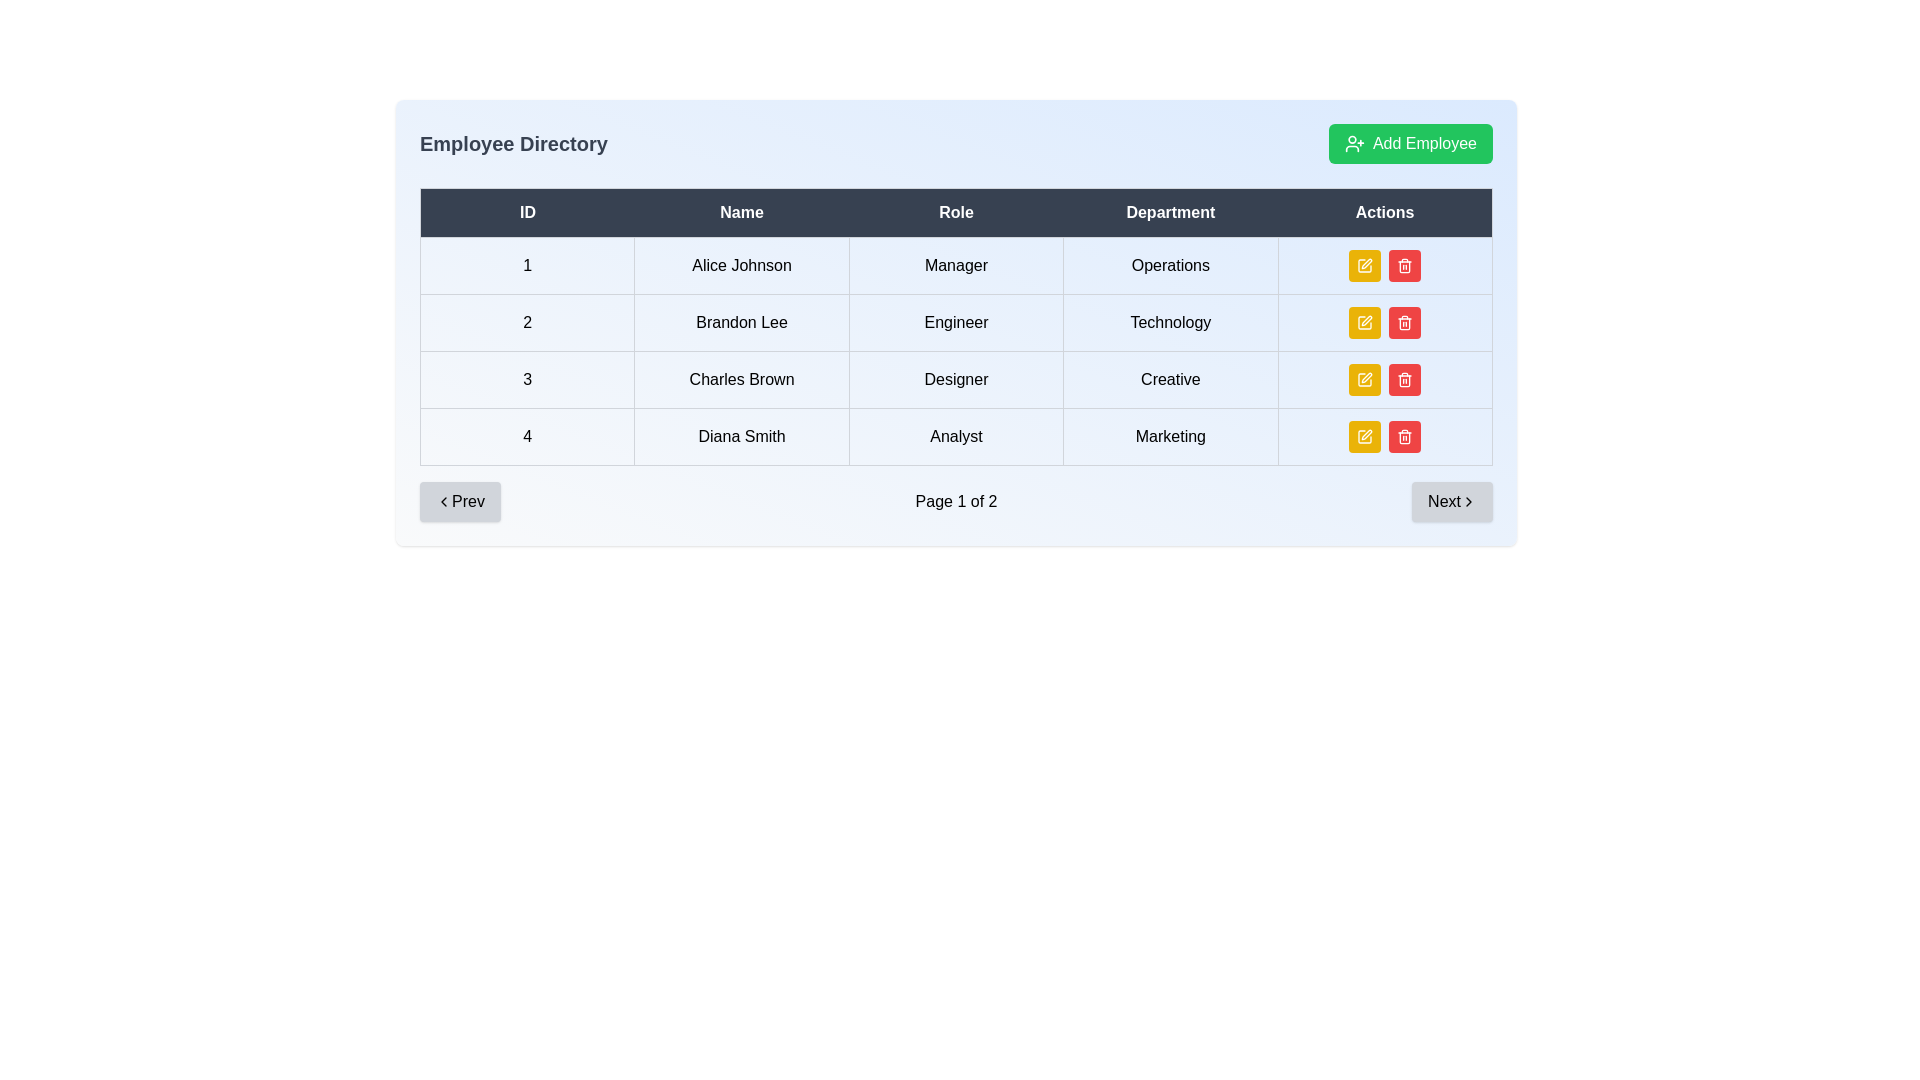 Image resolution: width=1920 pixels, height=1080 pixels. Describe the element at coordinates (1404, 323) in the screenshot. I see `the red trash icon located in the rightmost column labeled 'Actions', which symbolizes delete or trash functionality` at that location.